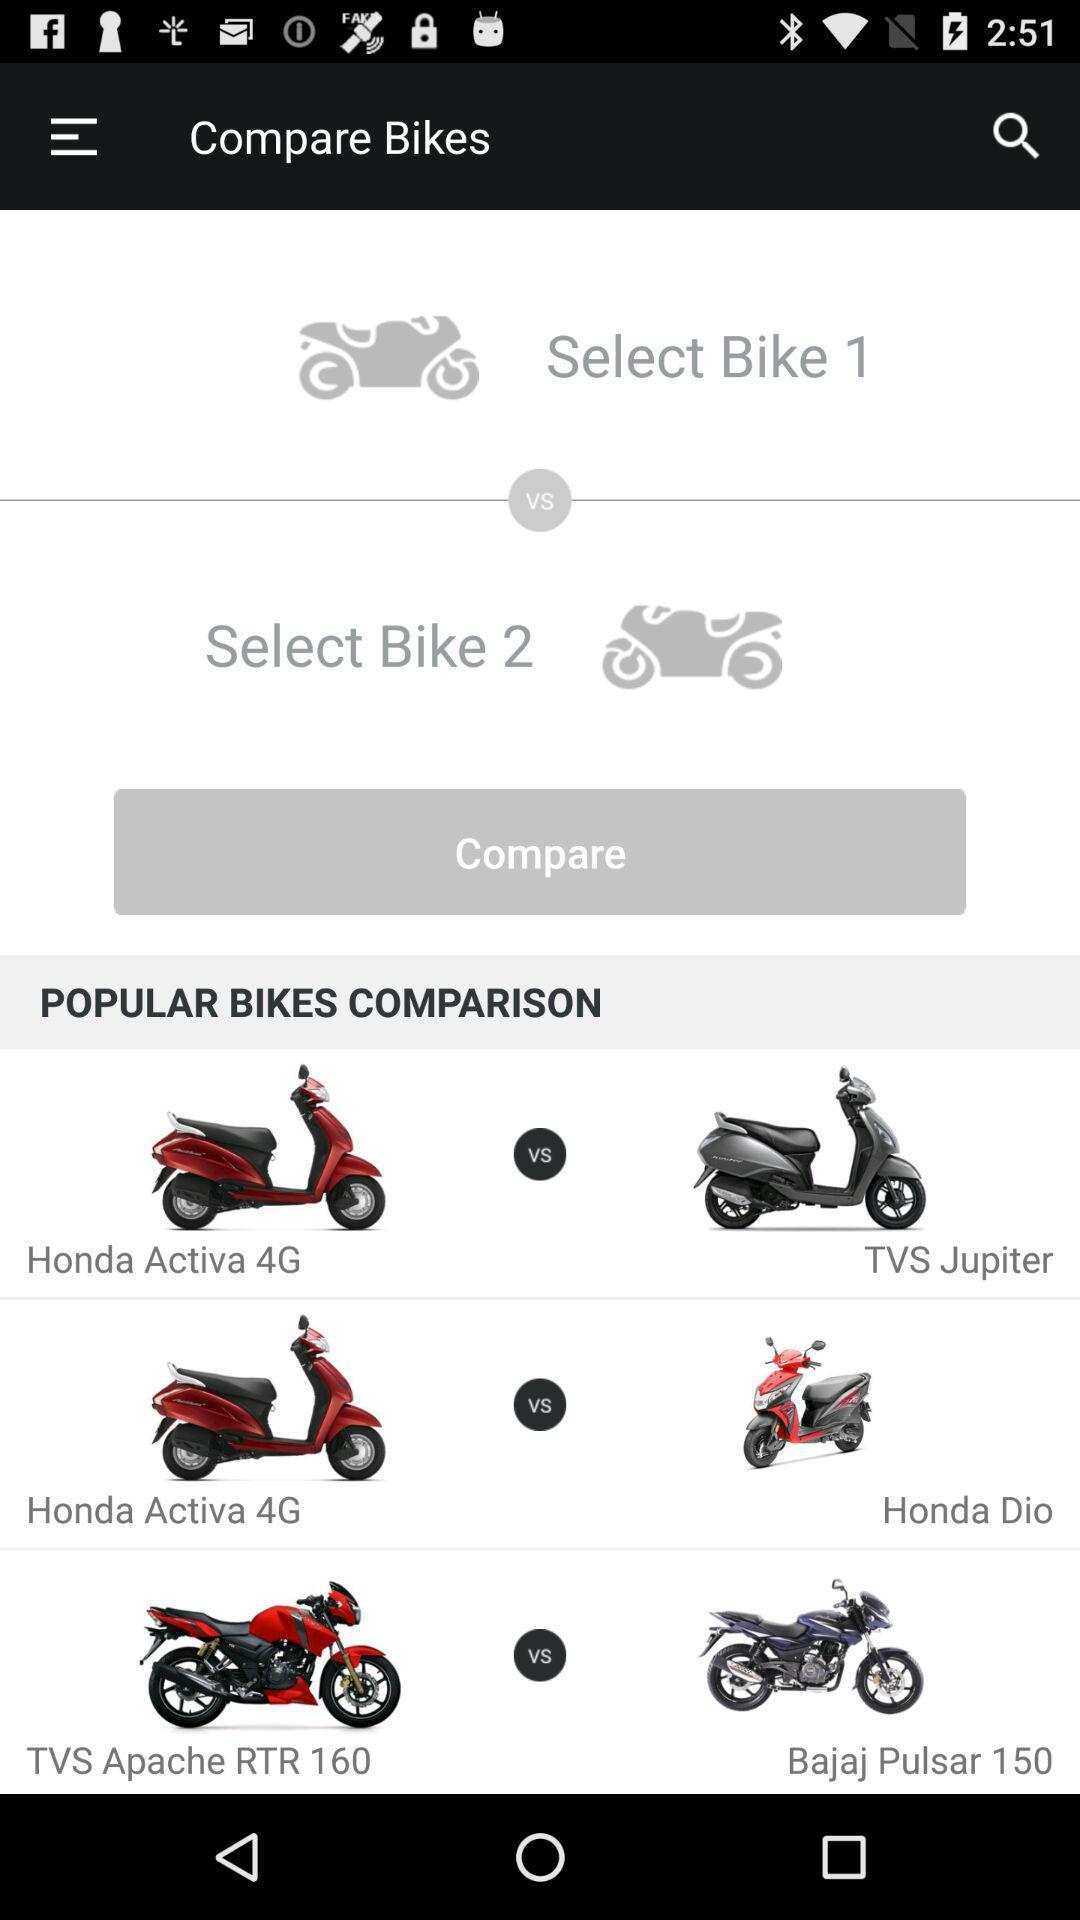  I want to click on icon to the right of the compare bikes, so click(1017, 135).